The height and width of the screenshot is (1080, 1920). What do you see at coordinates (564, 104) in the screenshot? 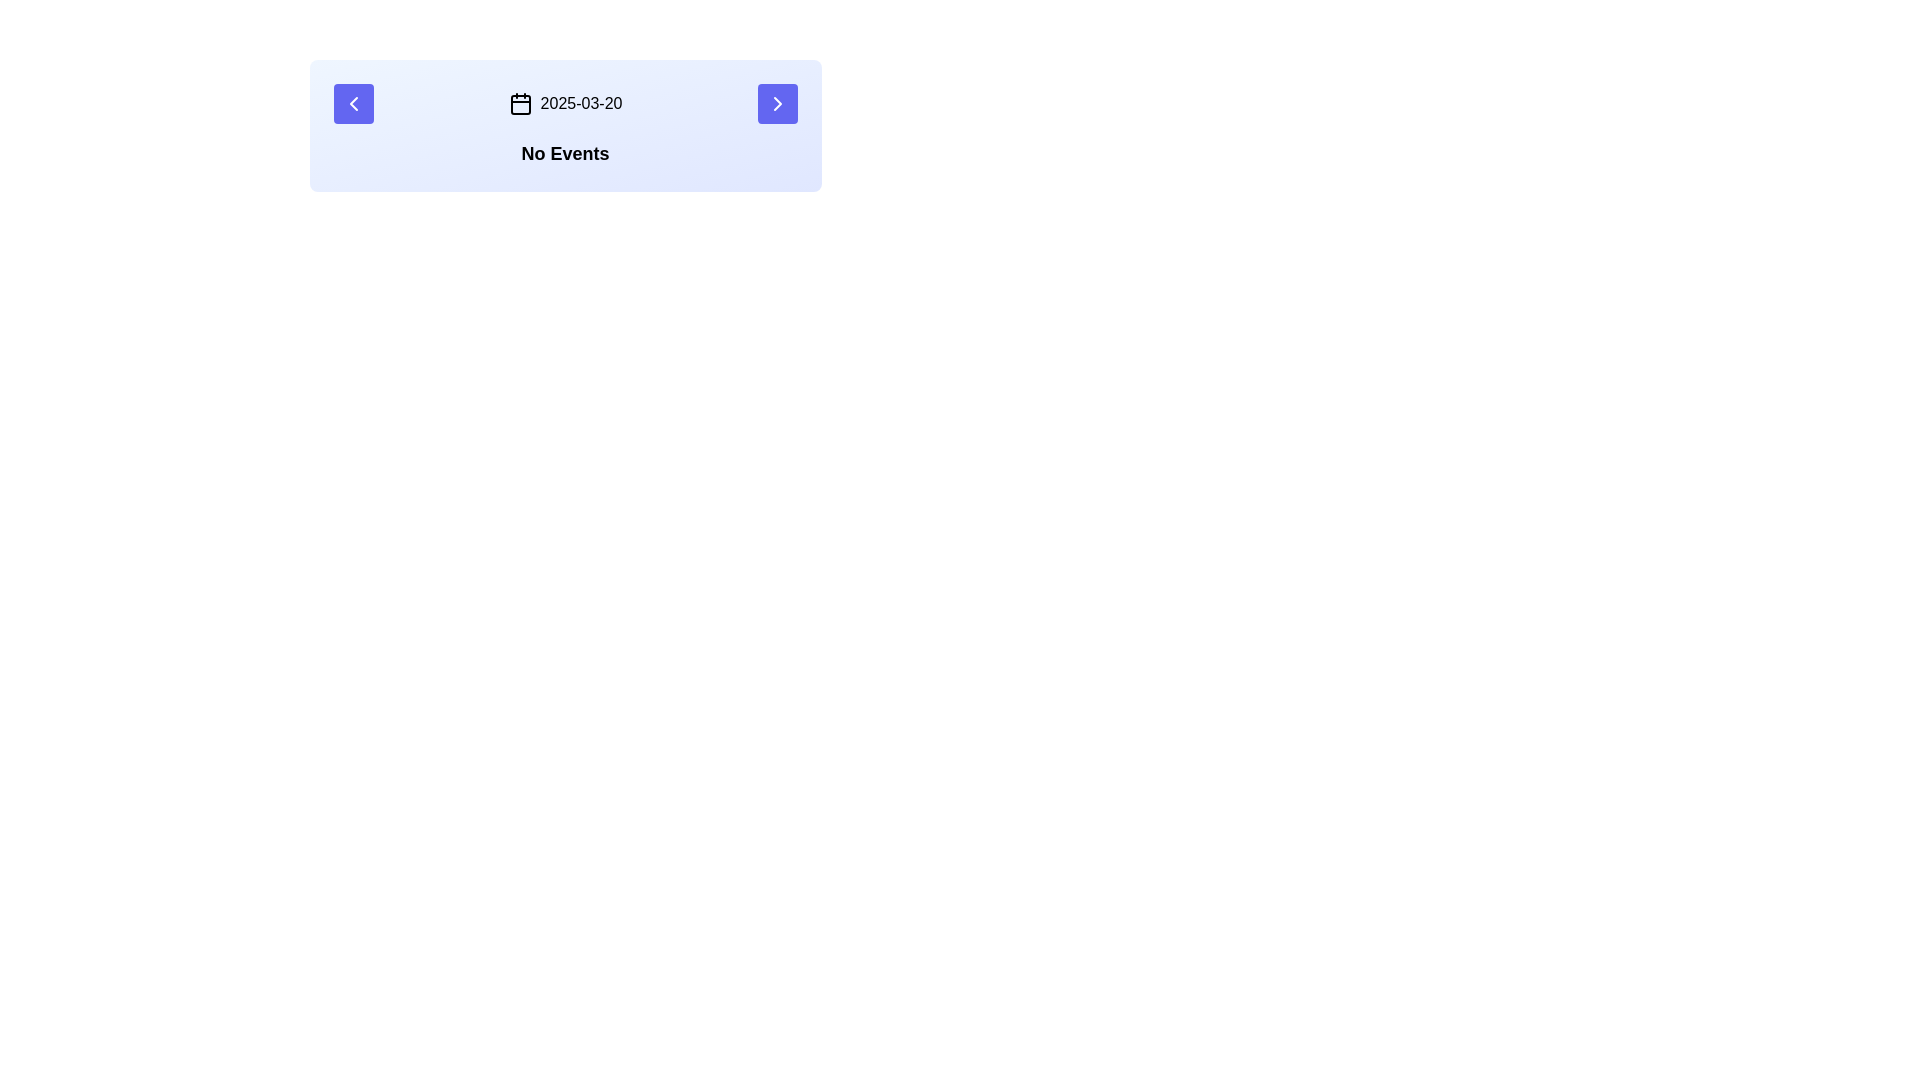
I see `displayed date from the Date display element located at the center of the navigation bar, positioned between the left-facing and right-facing arrows` at bounding box center [564, 104].